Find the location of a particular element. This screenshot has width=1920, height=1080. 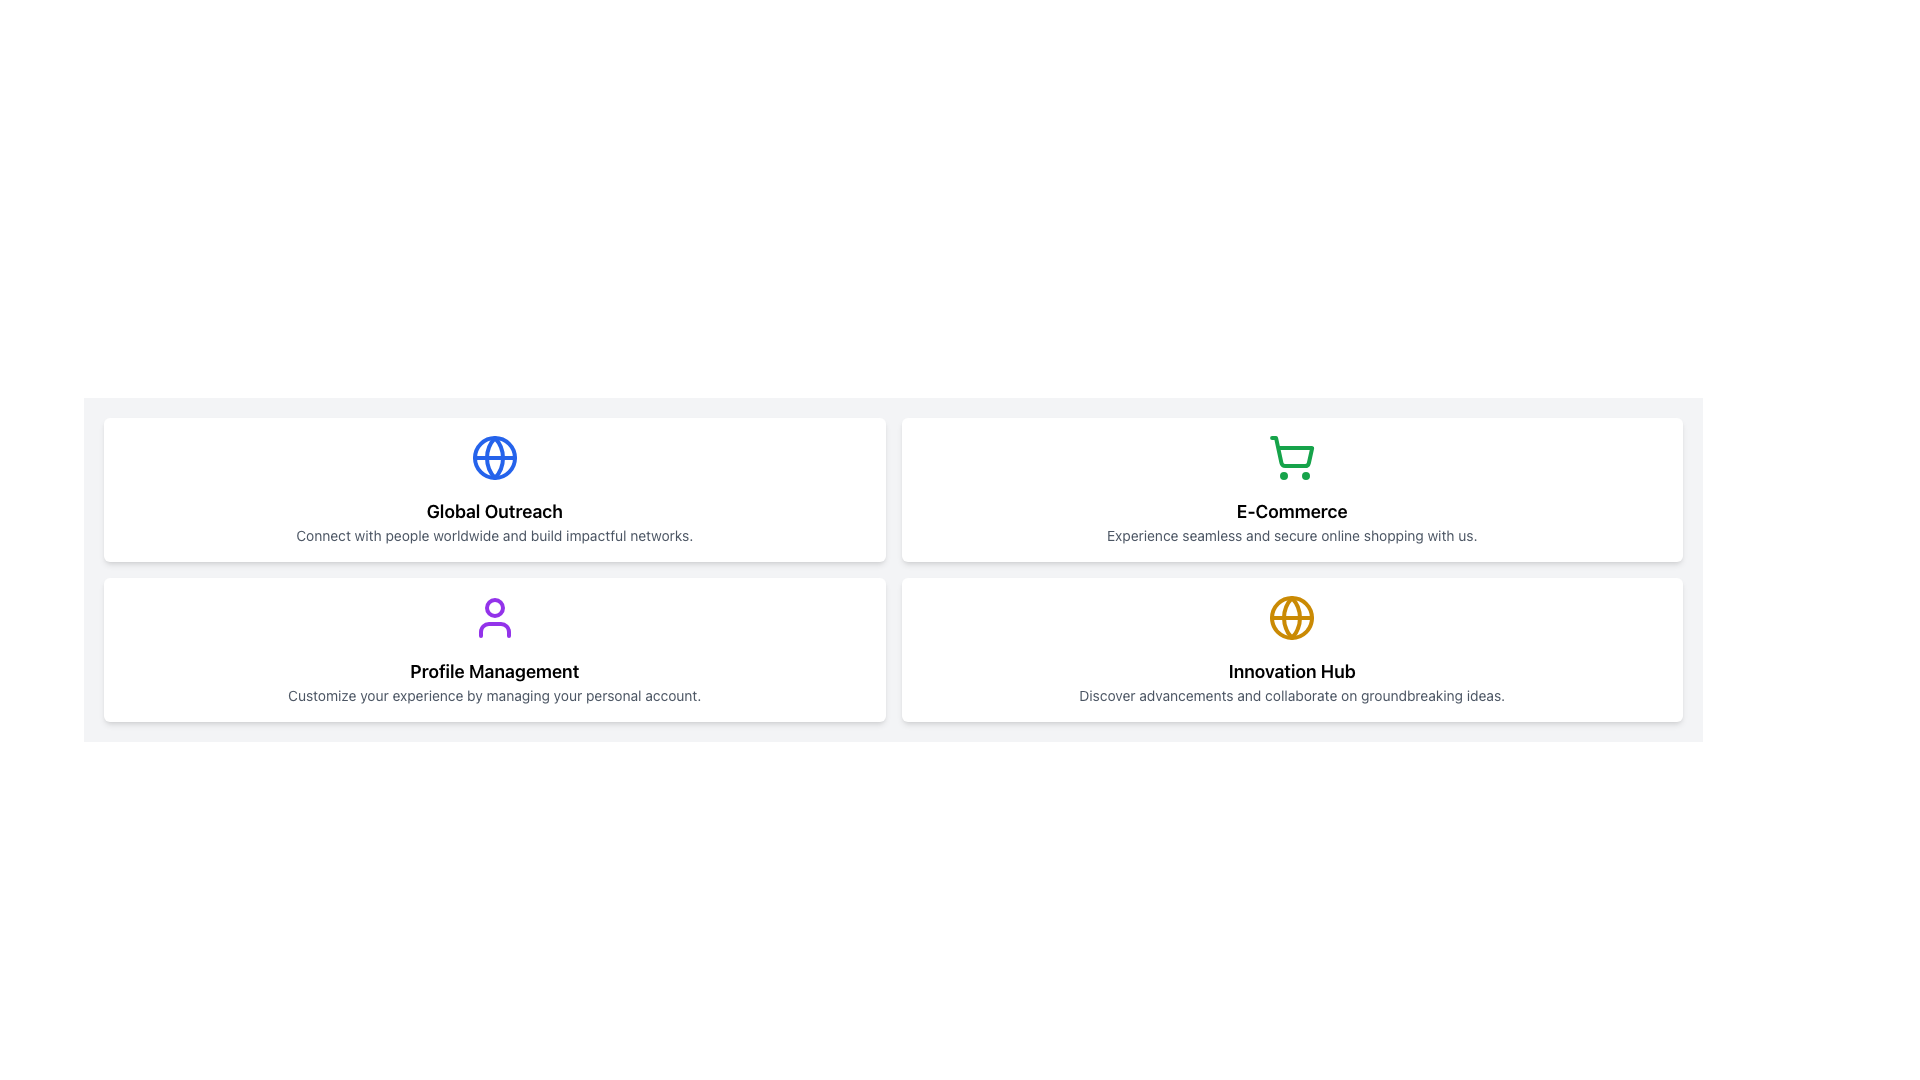

text line that says 'Connect with people worldwide and build impactful networks.' located underneath the title 'Global Outreach' in a white card layout is located at coordinates (494, 535).